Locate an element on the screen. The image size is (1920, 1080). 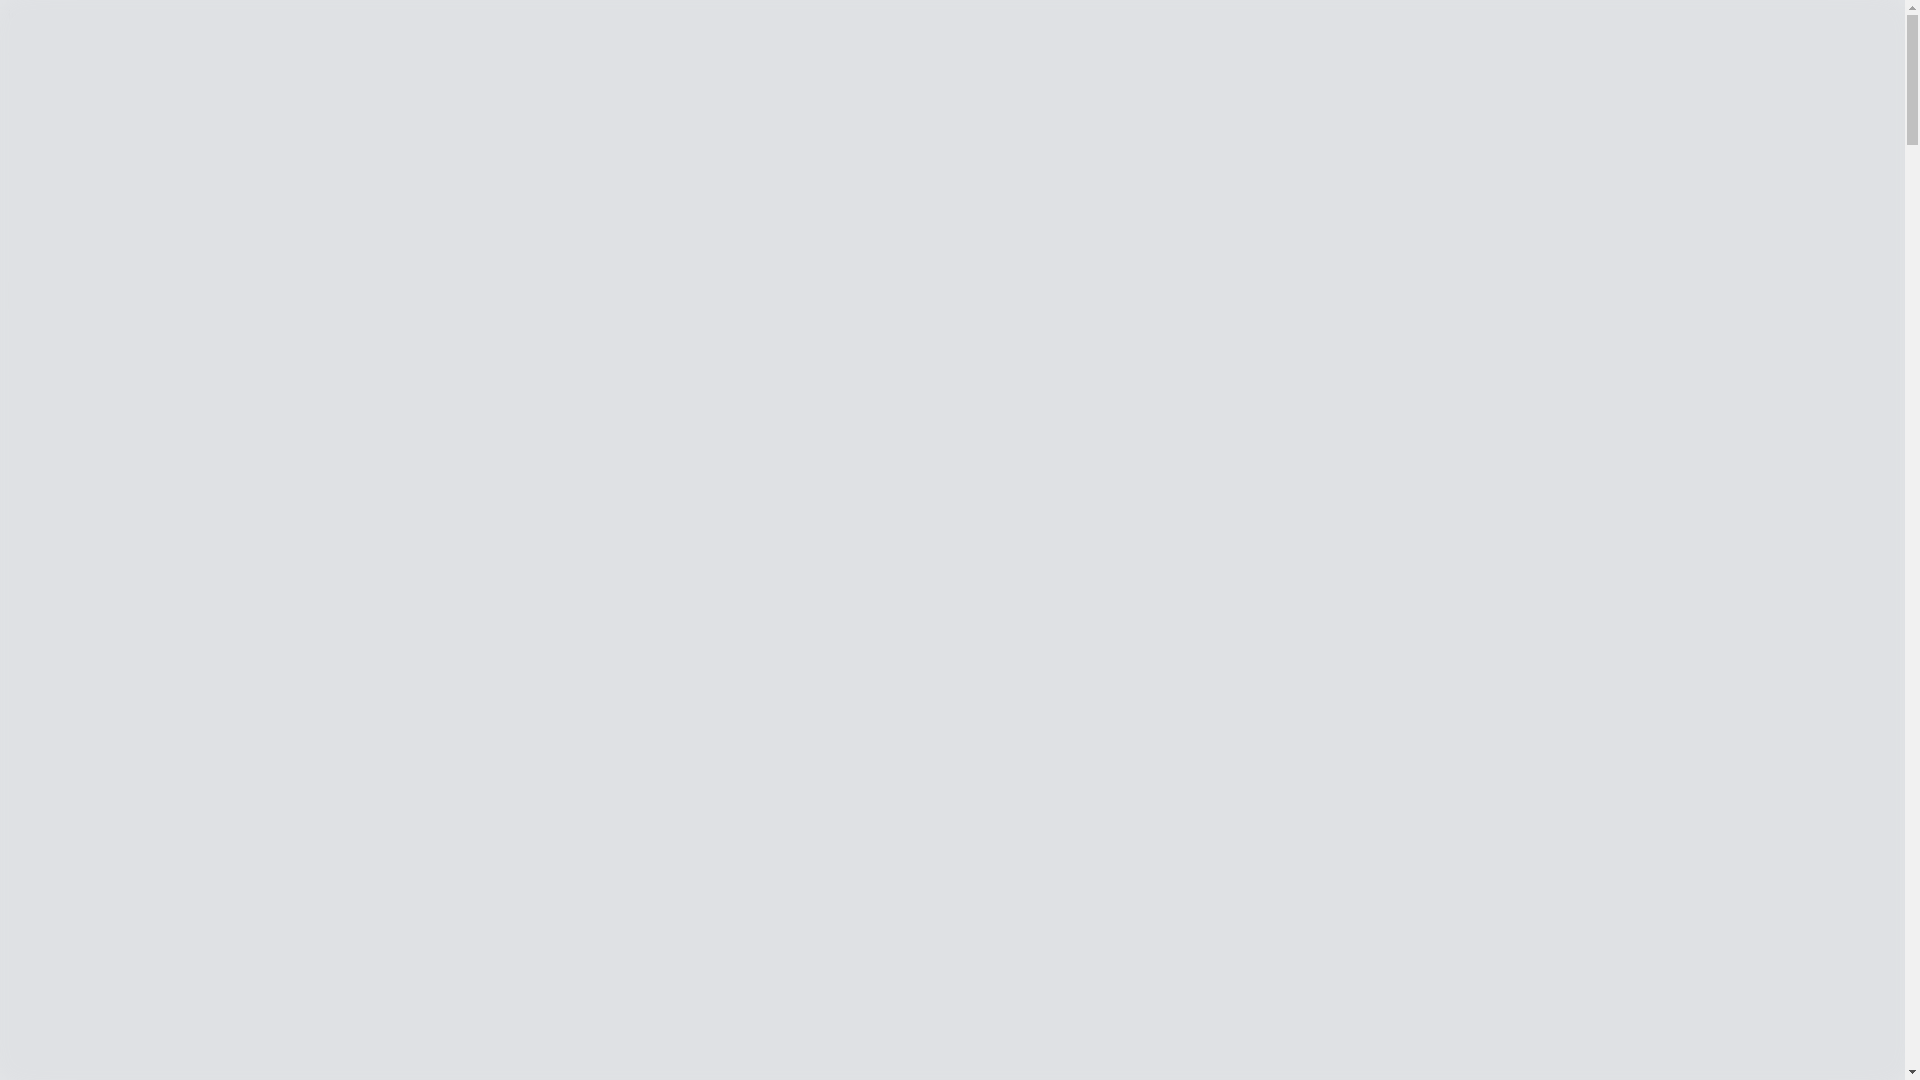
'Visit' is located at coordinates (75, 461).